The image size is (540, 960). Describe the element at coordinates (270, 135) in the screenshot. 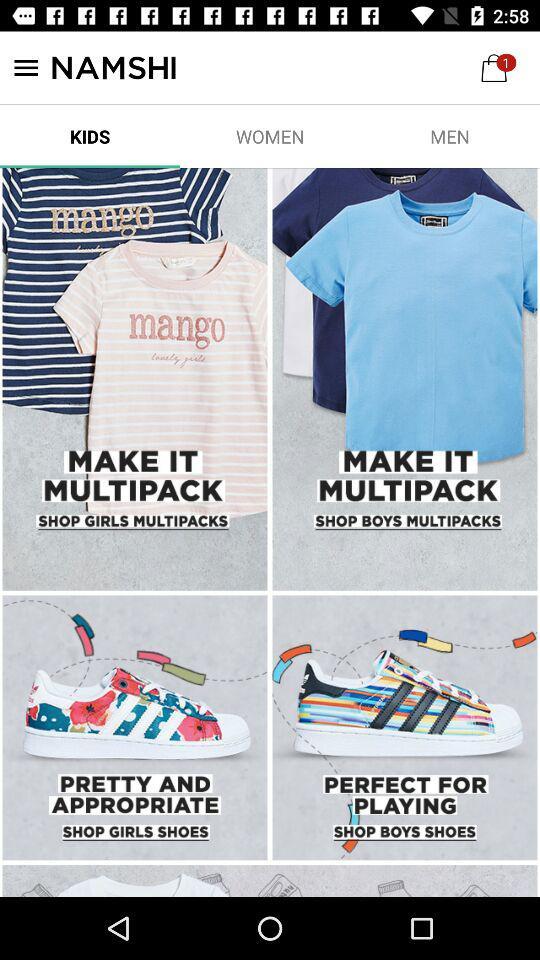

I see `women` at that location.